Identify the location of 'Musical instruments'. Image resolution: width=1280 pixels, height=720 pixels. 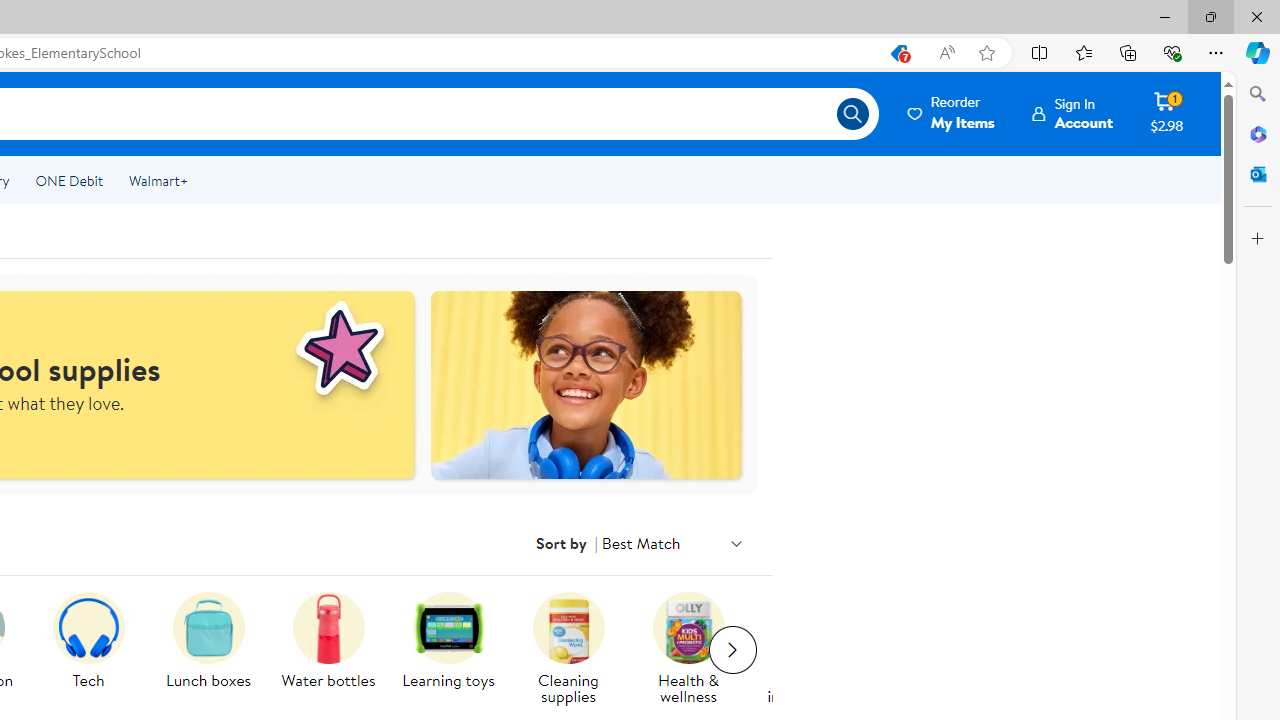
(816, 650).